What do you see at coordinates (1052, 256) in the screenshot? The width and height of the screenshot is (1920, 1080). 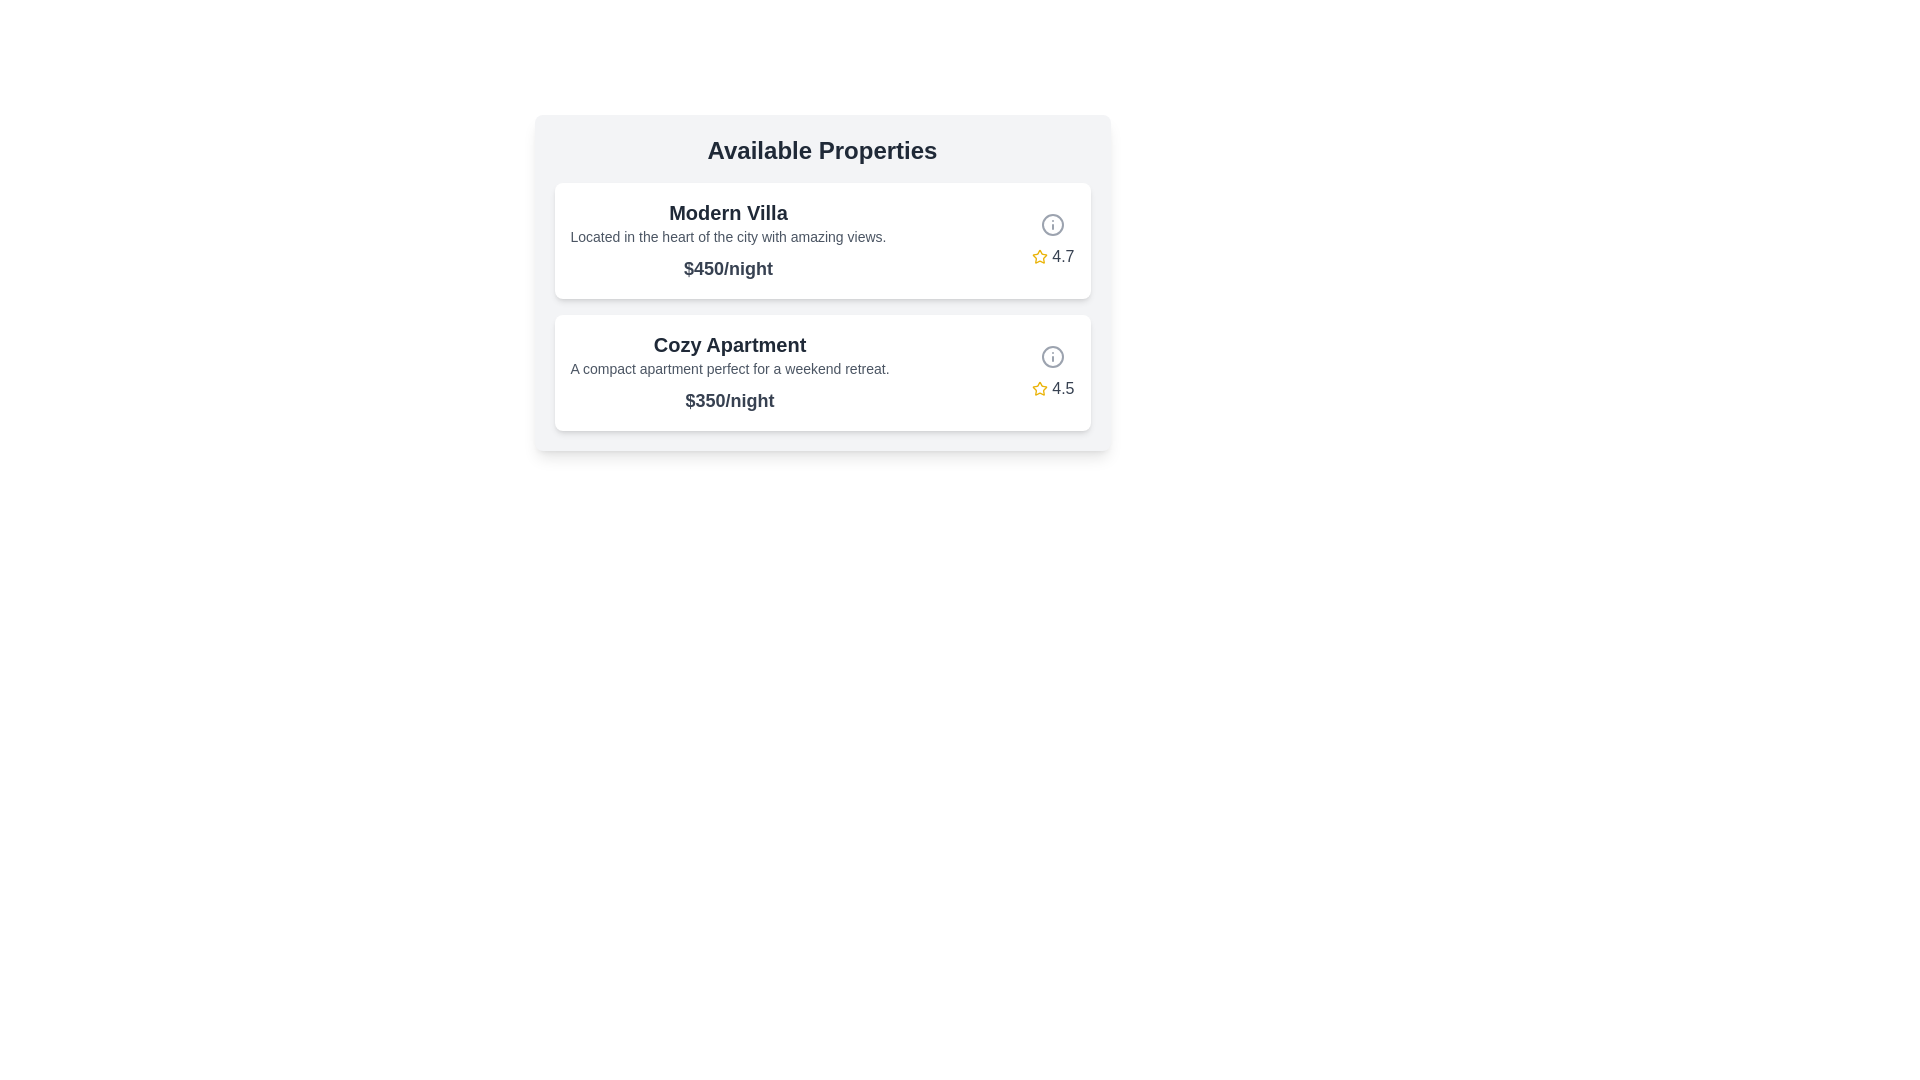 I see `the star in the Rating display located to the right of the 'Modern Villa' property card title` at bounding box center [1052, 256].